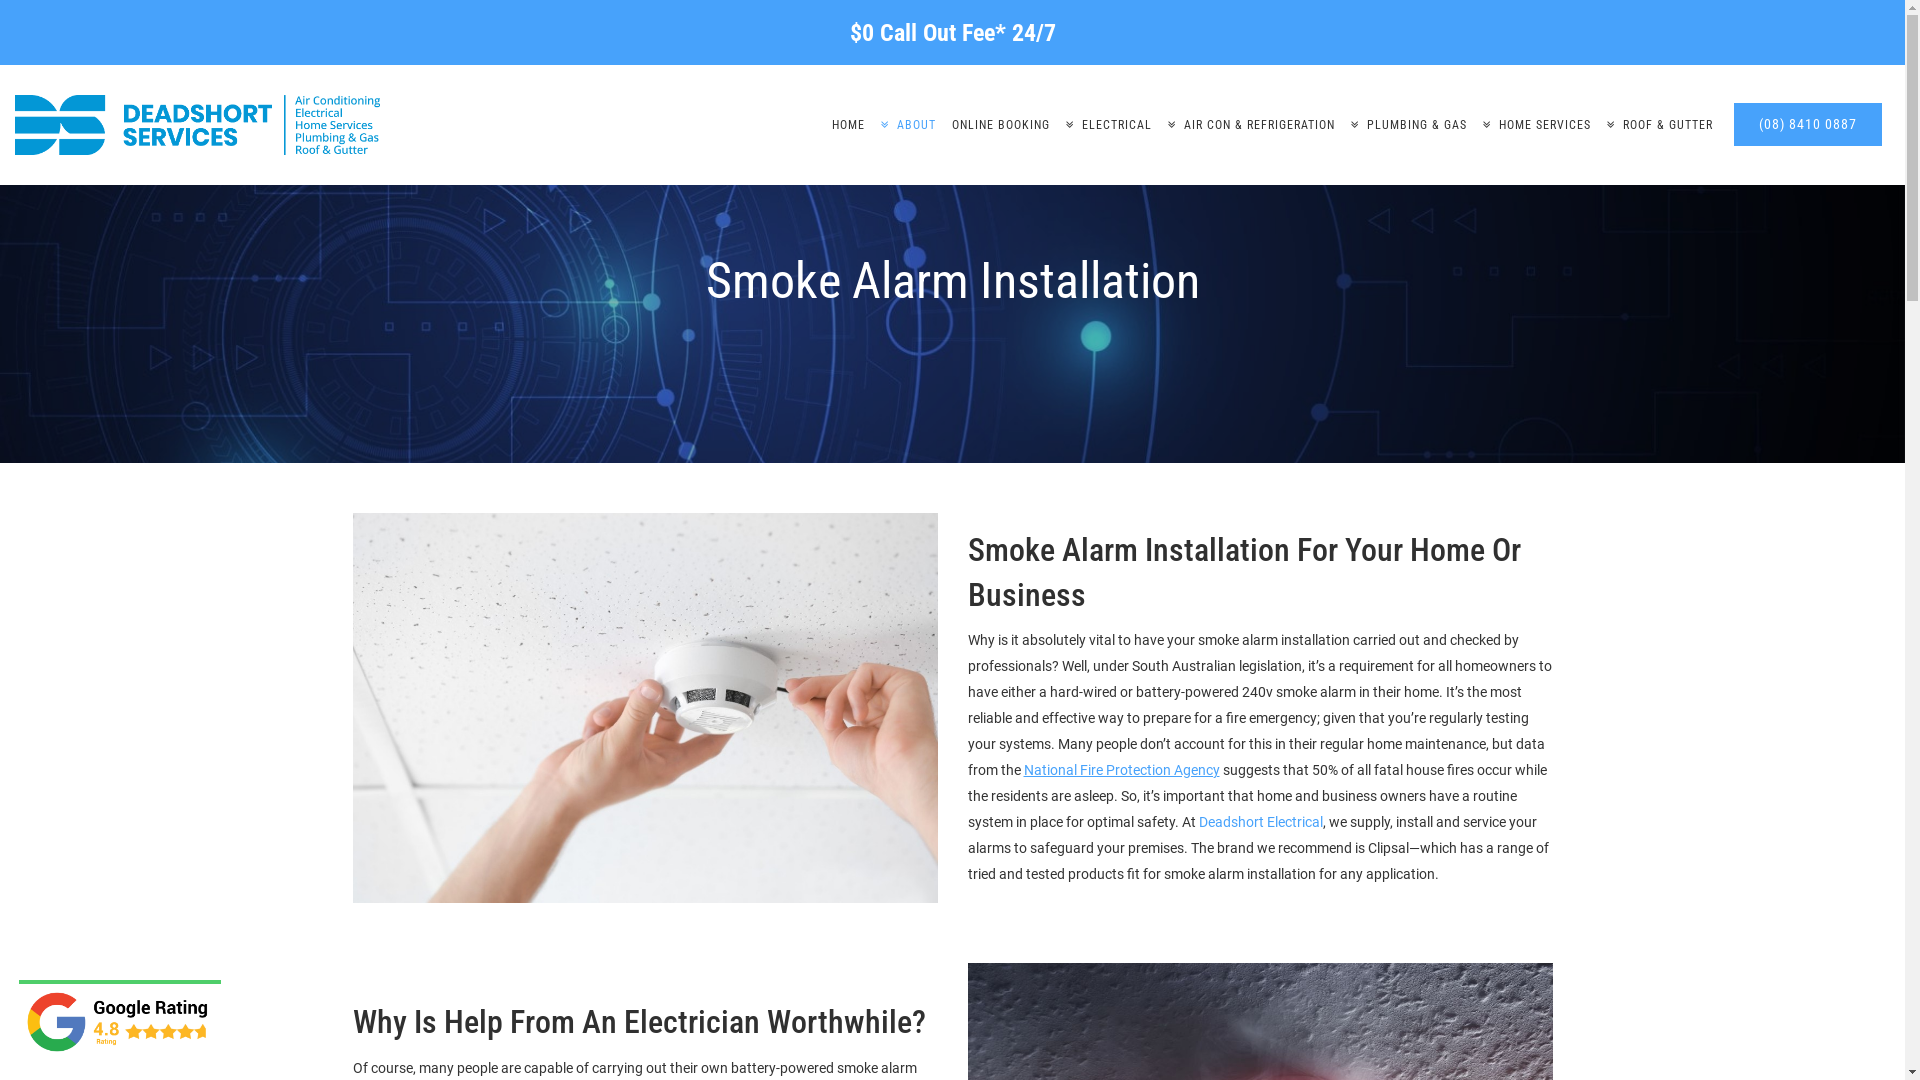 Image resolution: width=1920 pixels, height=1080 pixels. Describe the element at coordinates (907, 124) in the screenshot. I see `'ABOUT'` at that location.